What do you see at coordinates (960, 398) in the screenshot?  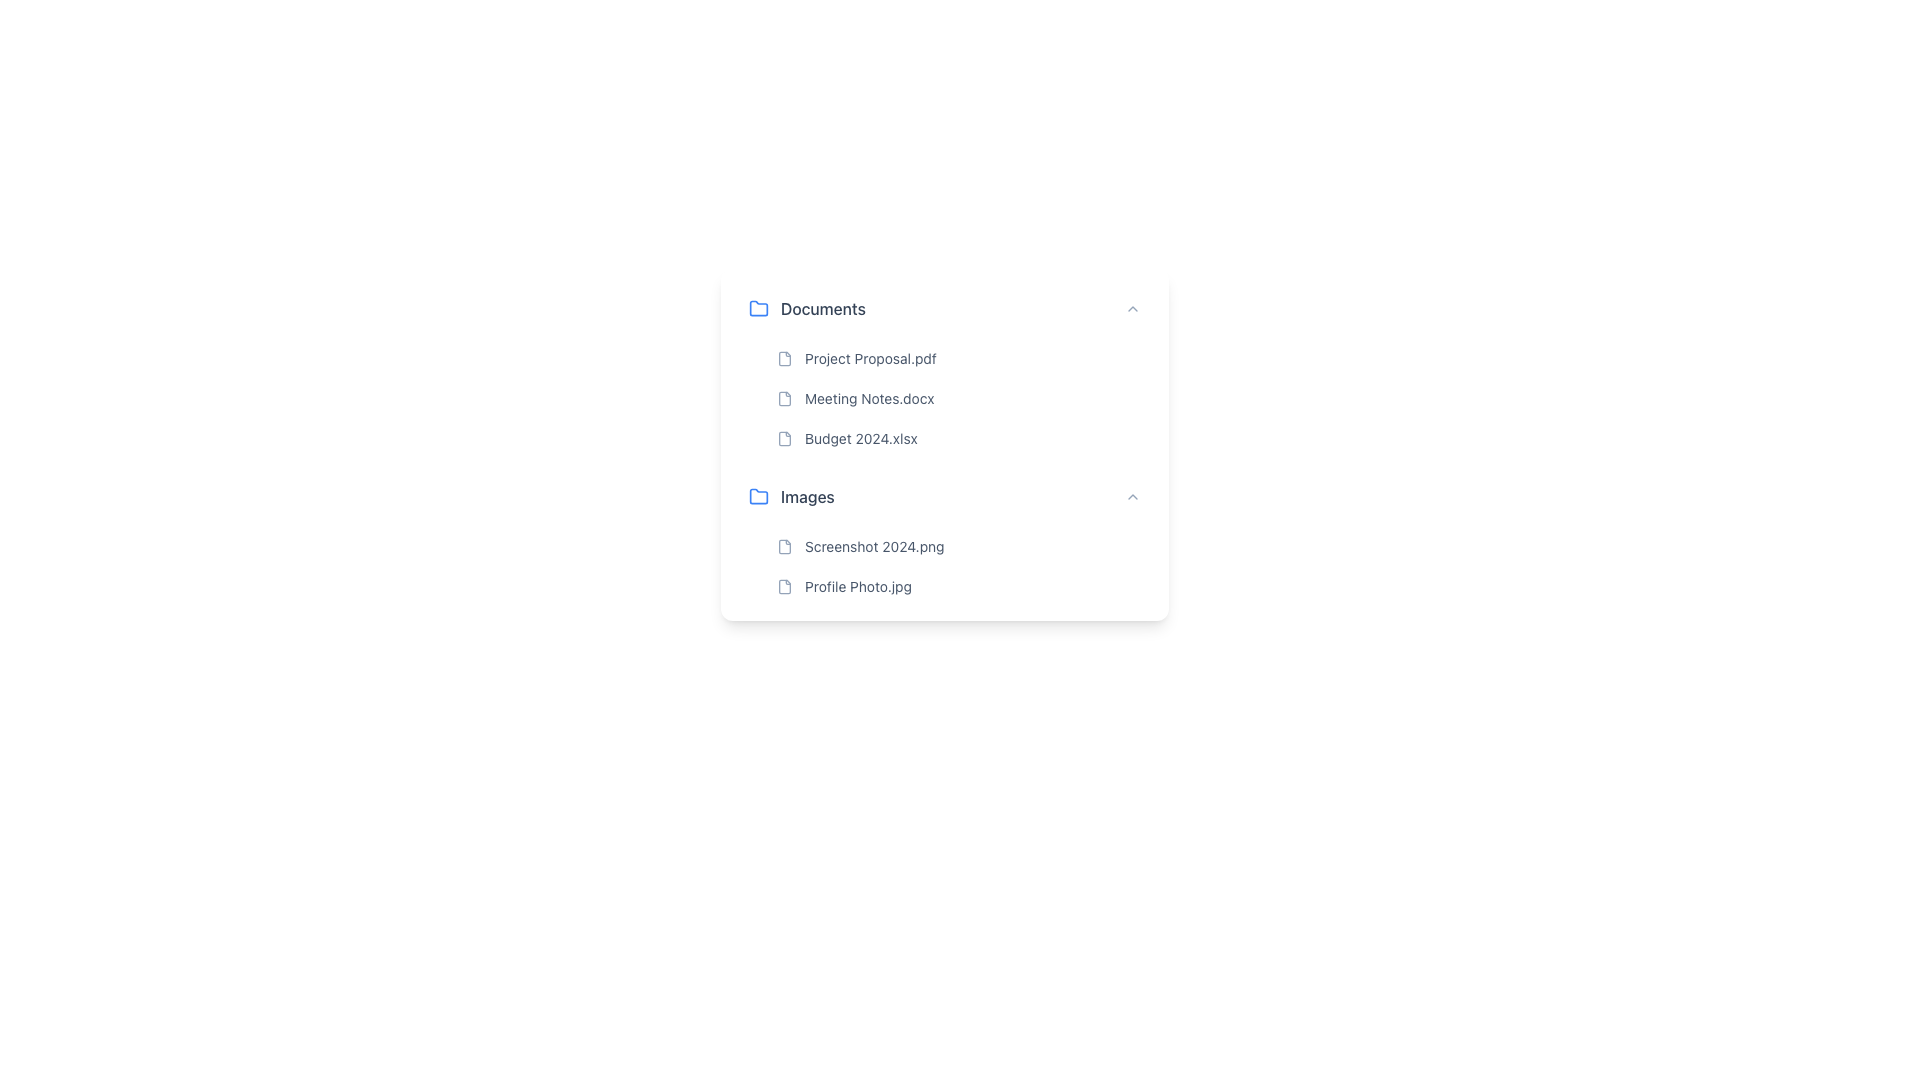 I see `the second selectable list item labeled 'Meeting Notes.docx'` at bounding box center [960, 398].